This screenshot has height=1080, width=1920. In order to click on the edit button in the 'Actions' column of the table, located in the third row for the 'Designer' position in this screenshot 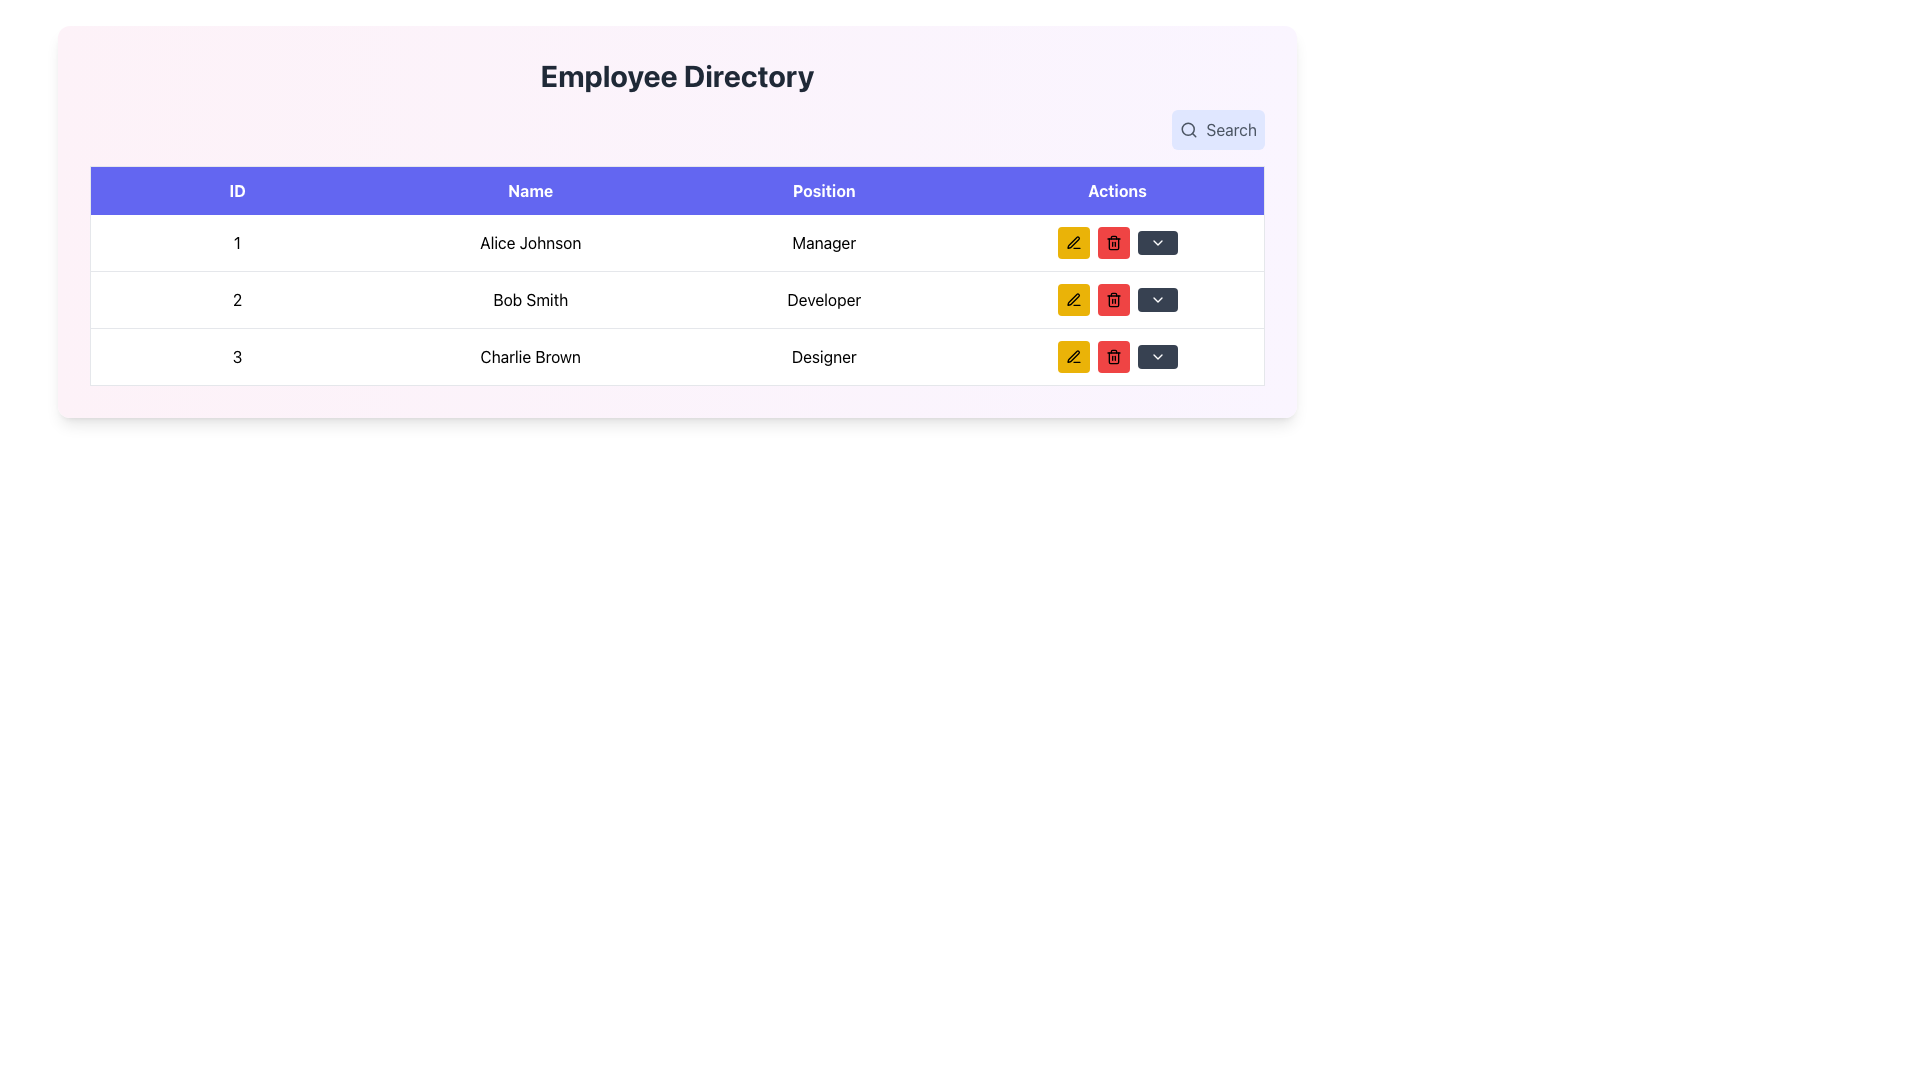, I will do `click(1072, 356)`.